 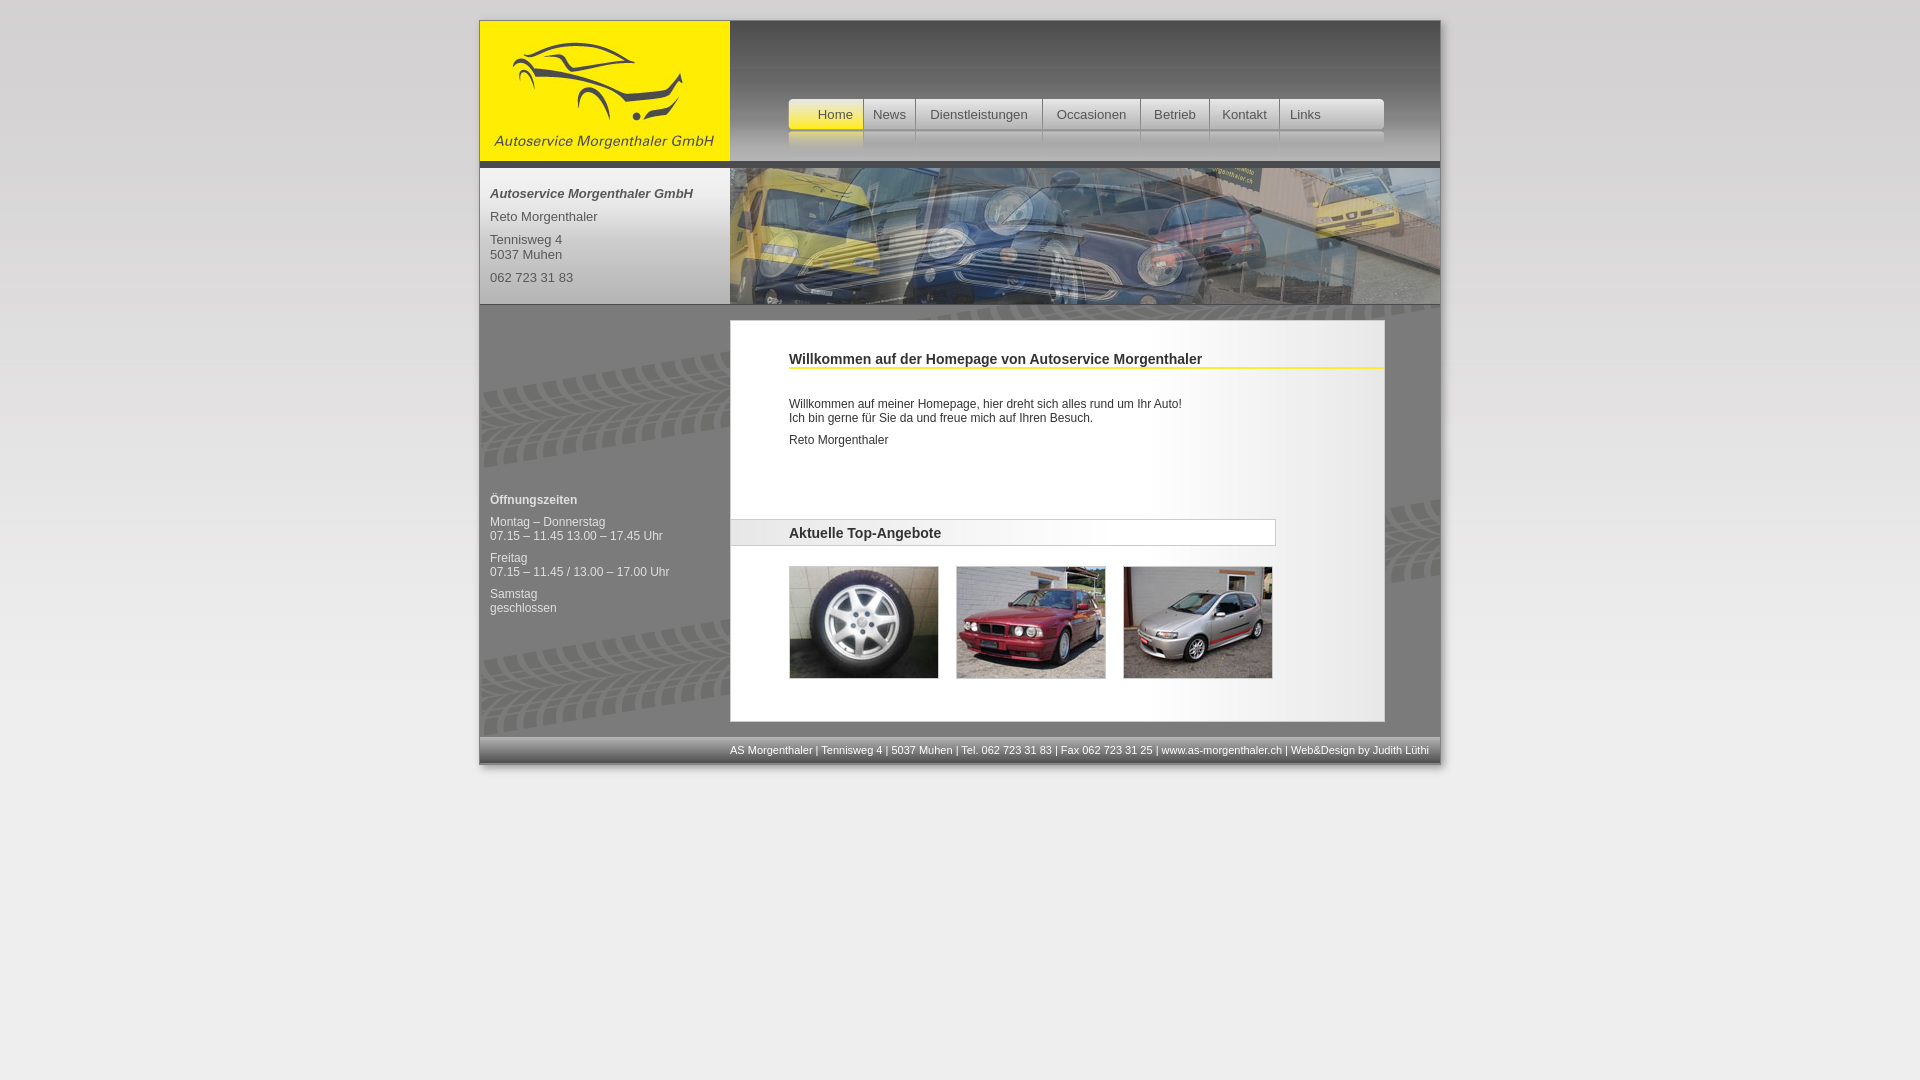 I want to click on 'Links', so click(x=1305, y=114).